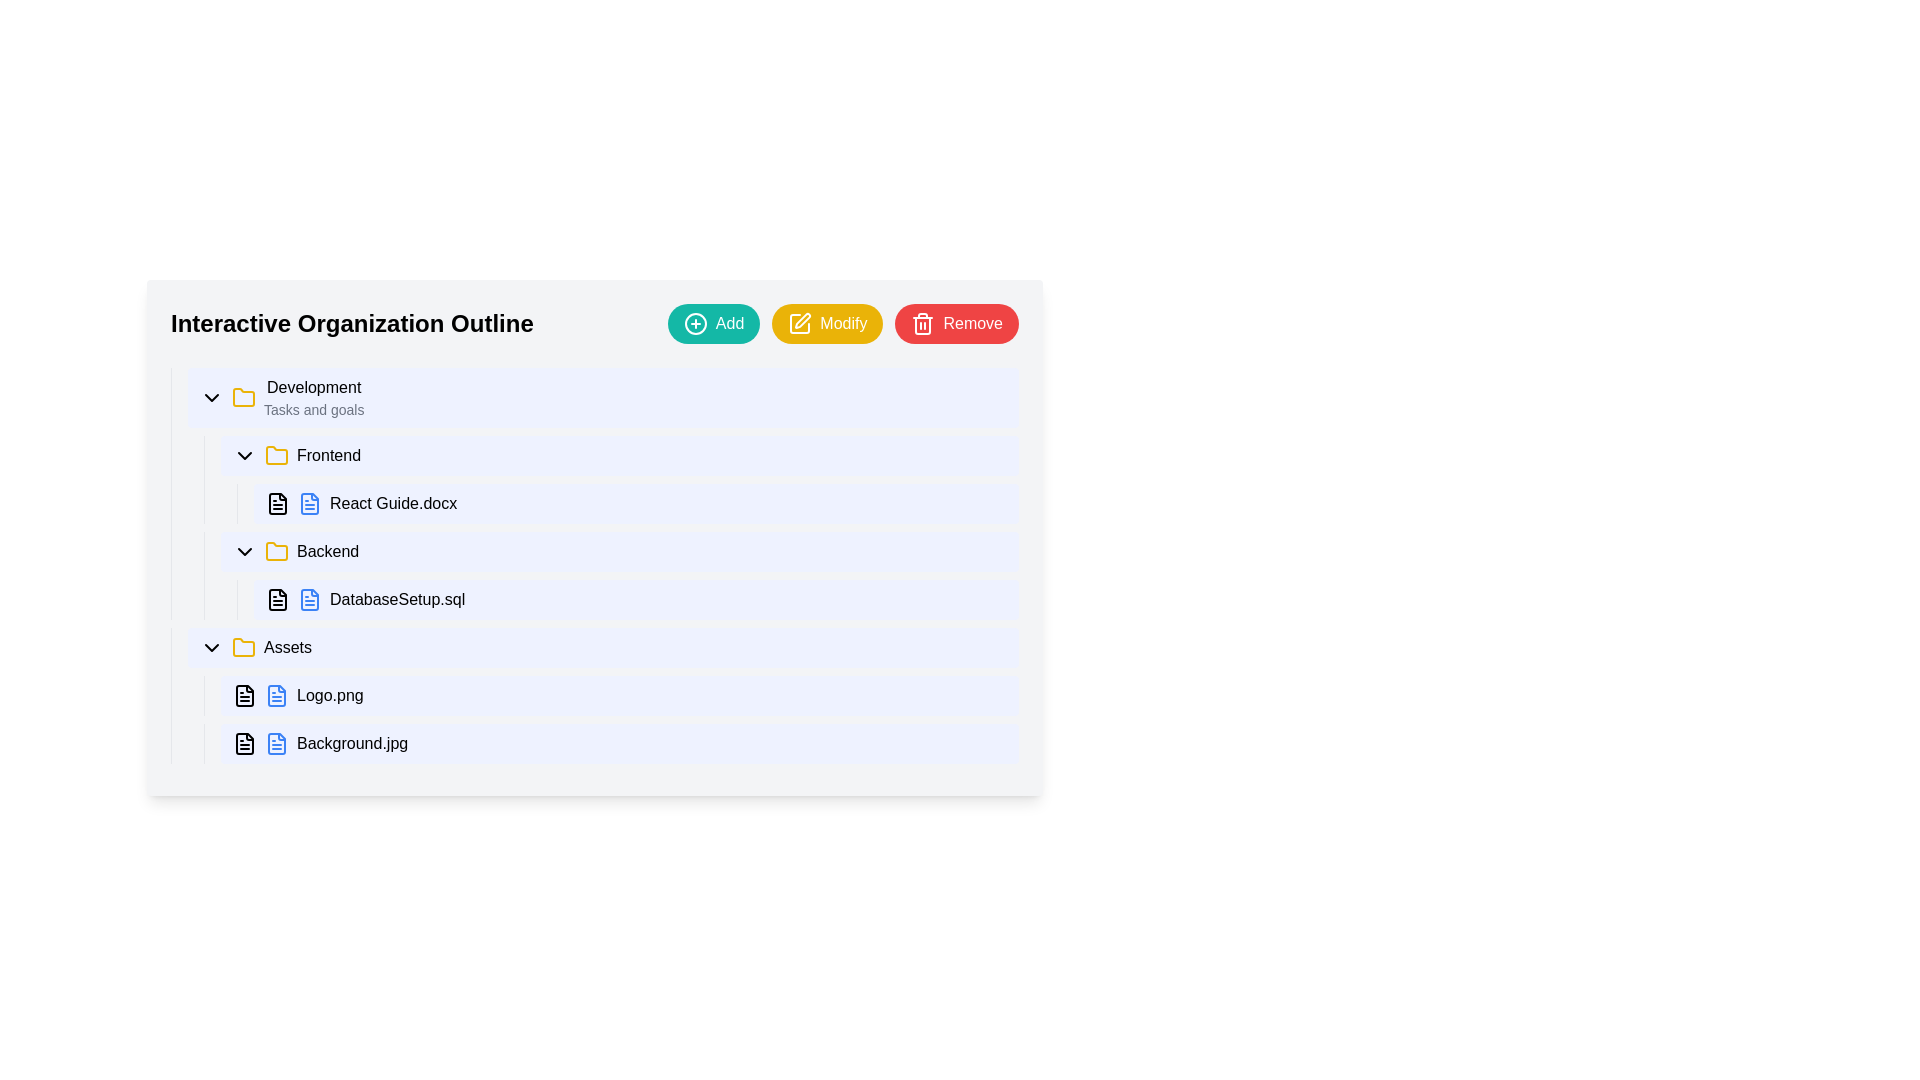 The height and width of the screenshot is (1080, 1920). Describe the element at coordinates (276, 551) in the screenshot. I see `the folder icon representing the 'Backend' section` at that location.